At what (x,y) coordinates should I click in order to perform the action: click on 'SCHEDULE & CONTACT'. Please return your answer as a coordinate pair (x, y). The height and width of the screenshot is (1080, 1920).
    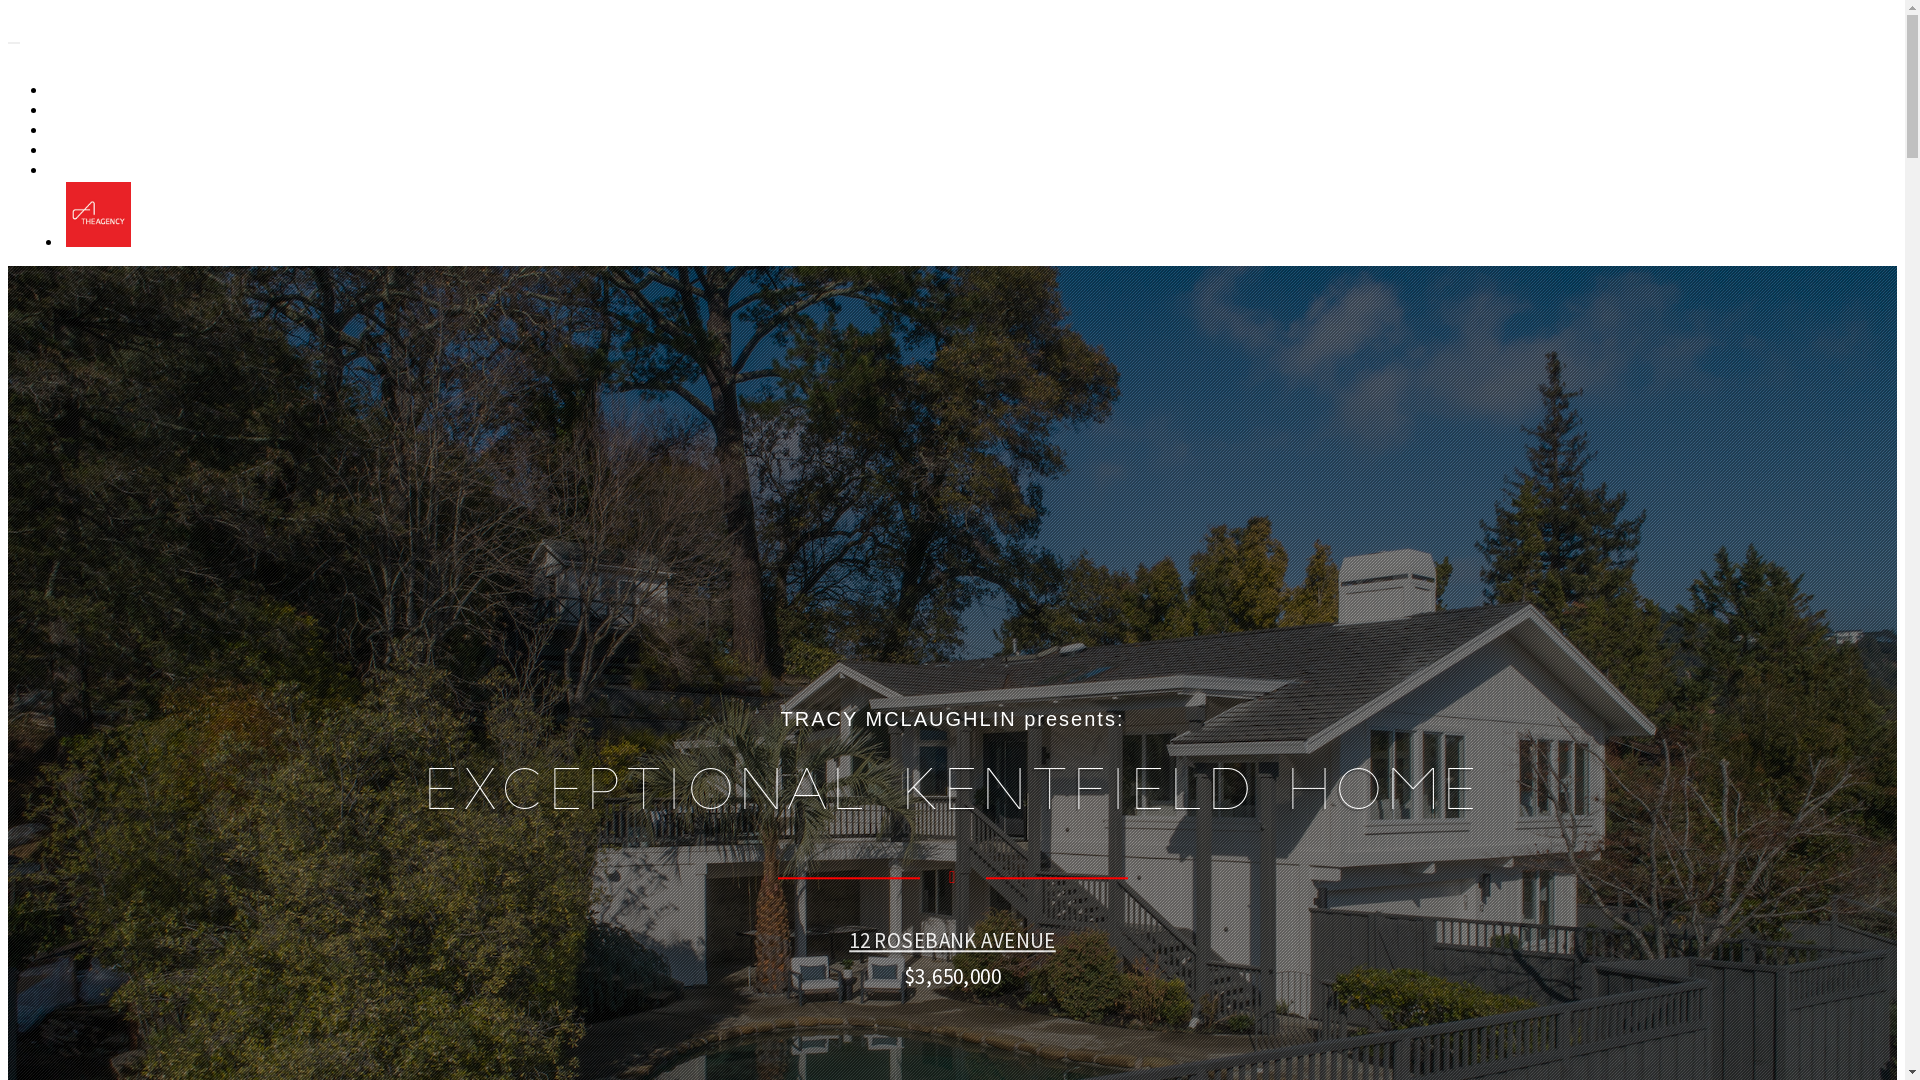
    Looking at the image, I should click on (51, 169).